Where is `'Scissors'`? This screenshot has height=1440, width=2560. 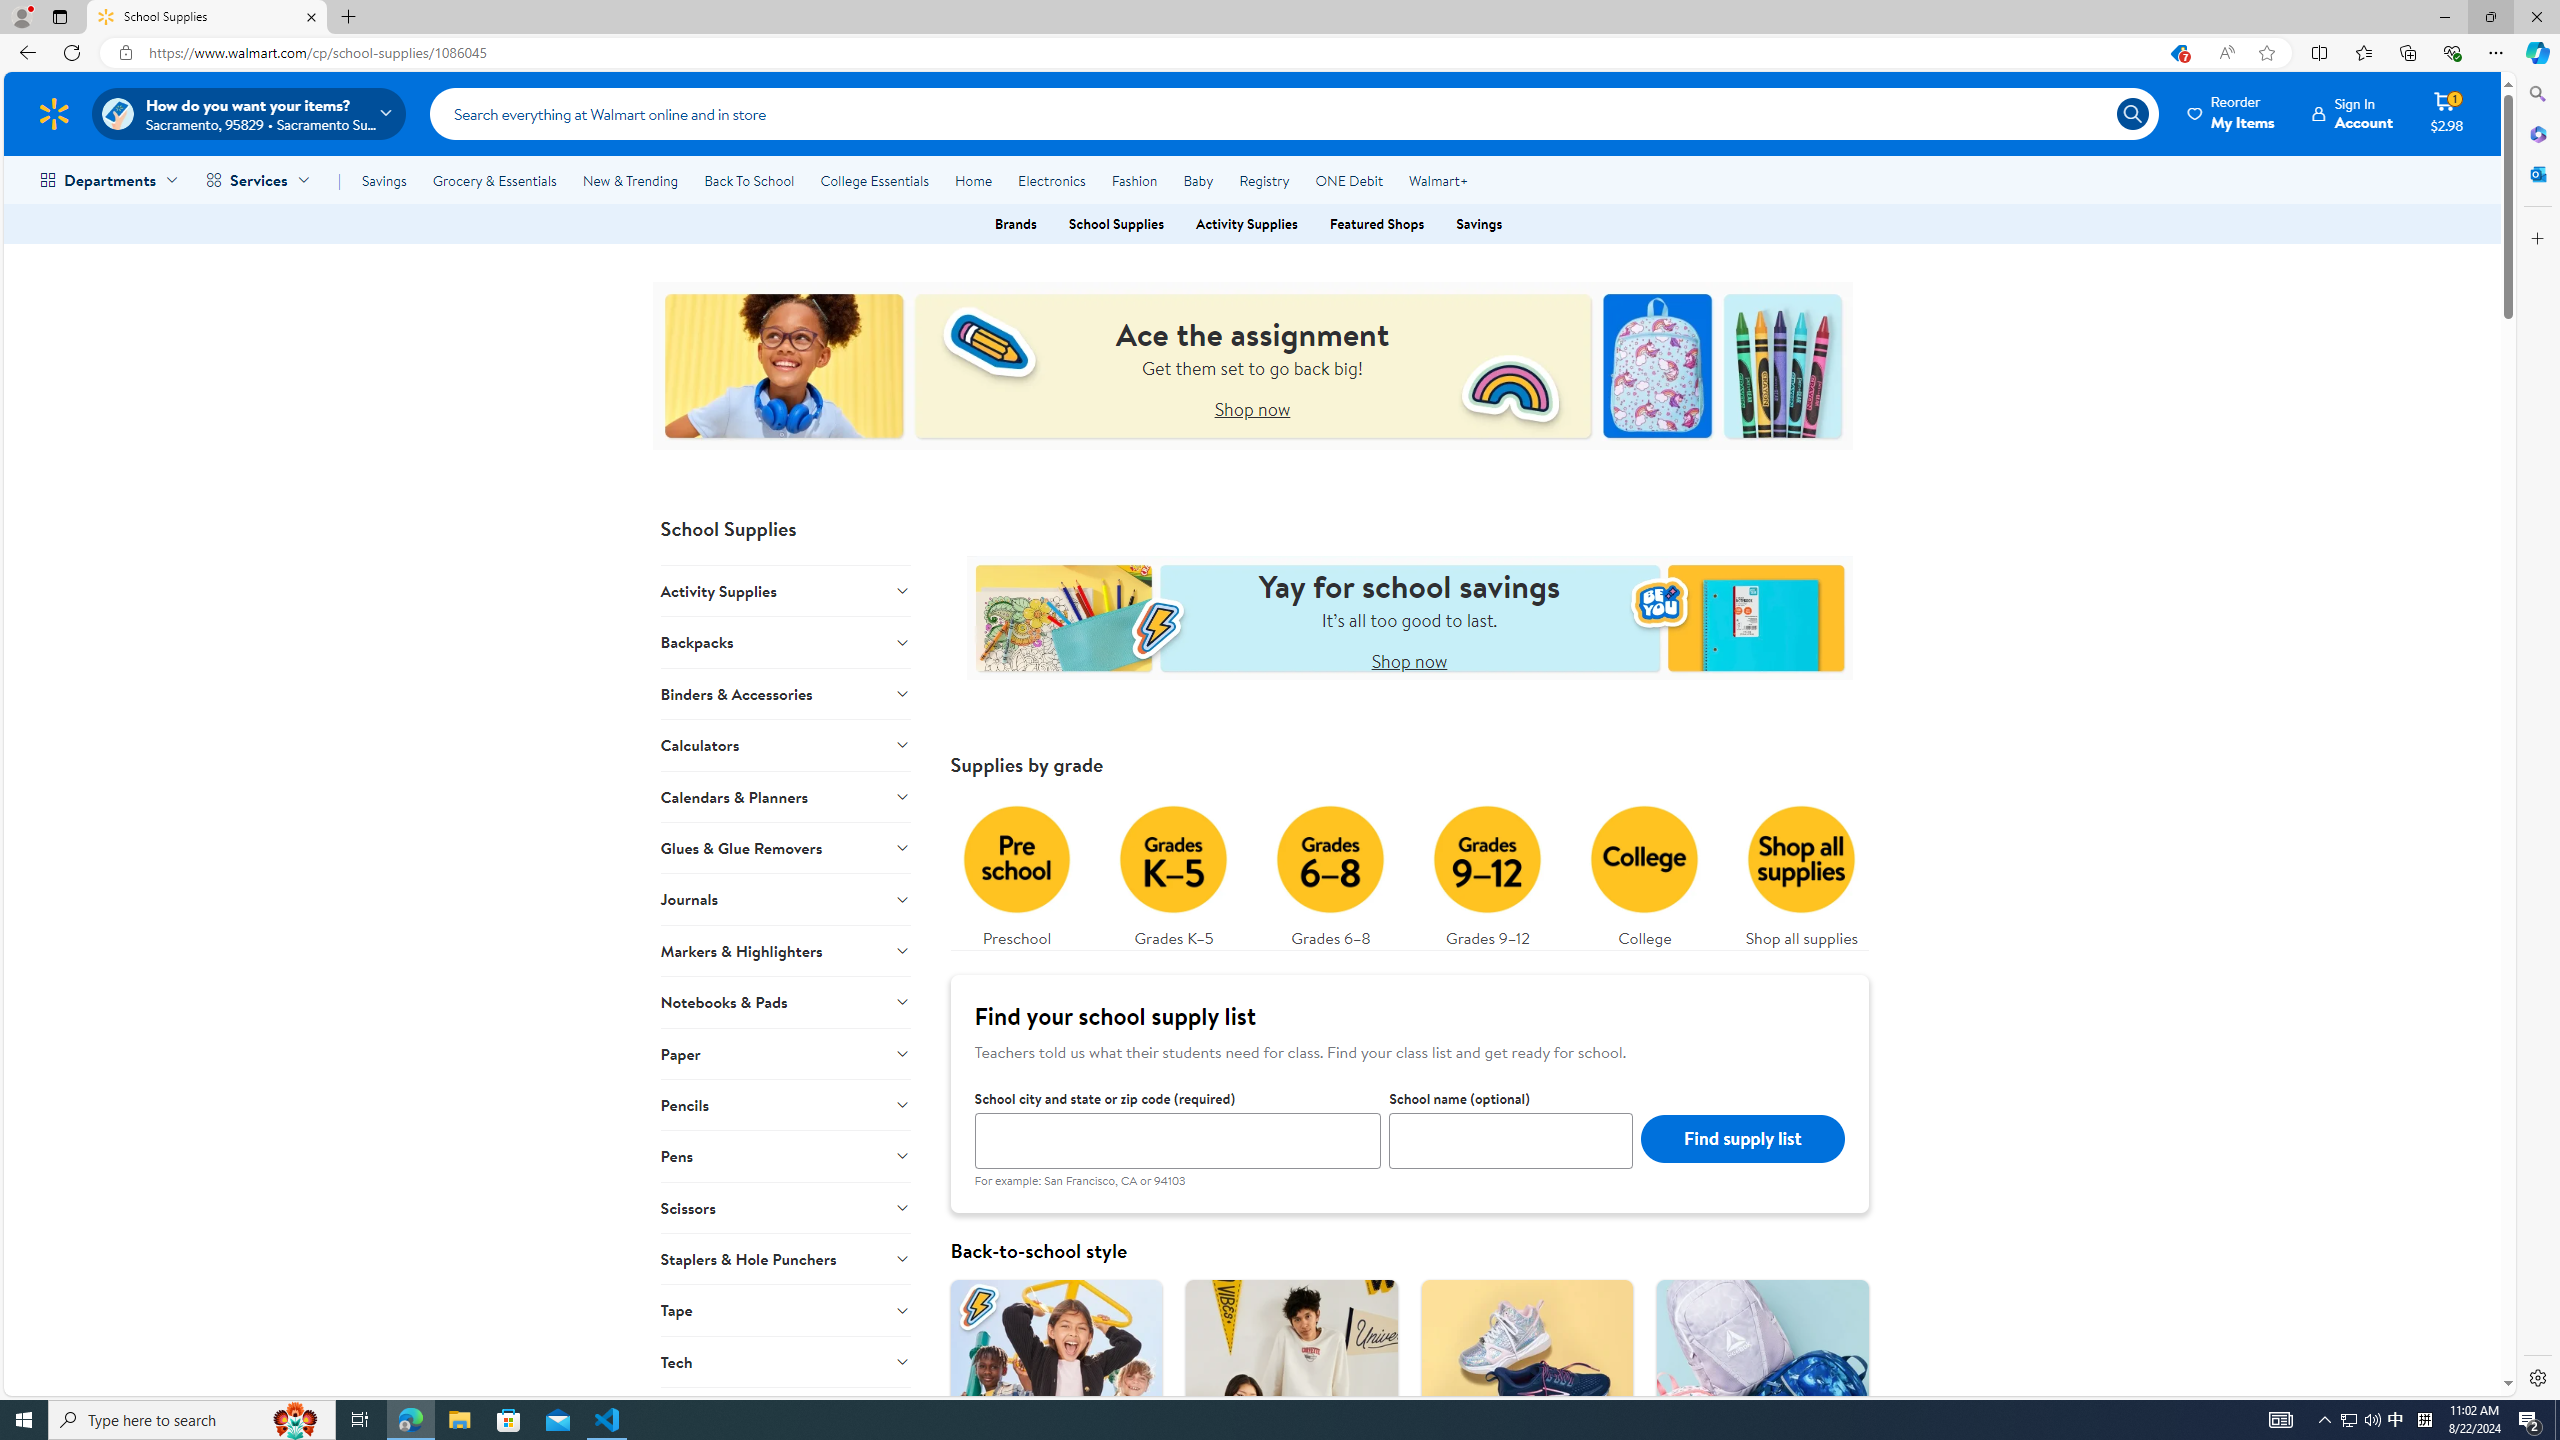 'Scissors' is located at coordinates (784, 1206).